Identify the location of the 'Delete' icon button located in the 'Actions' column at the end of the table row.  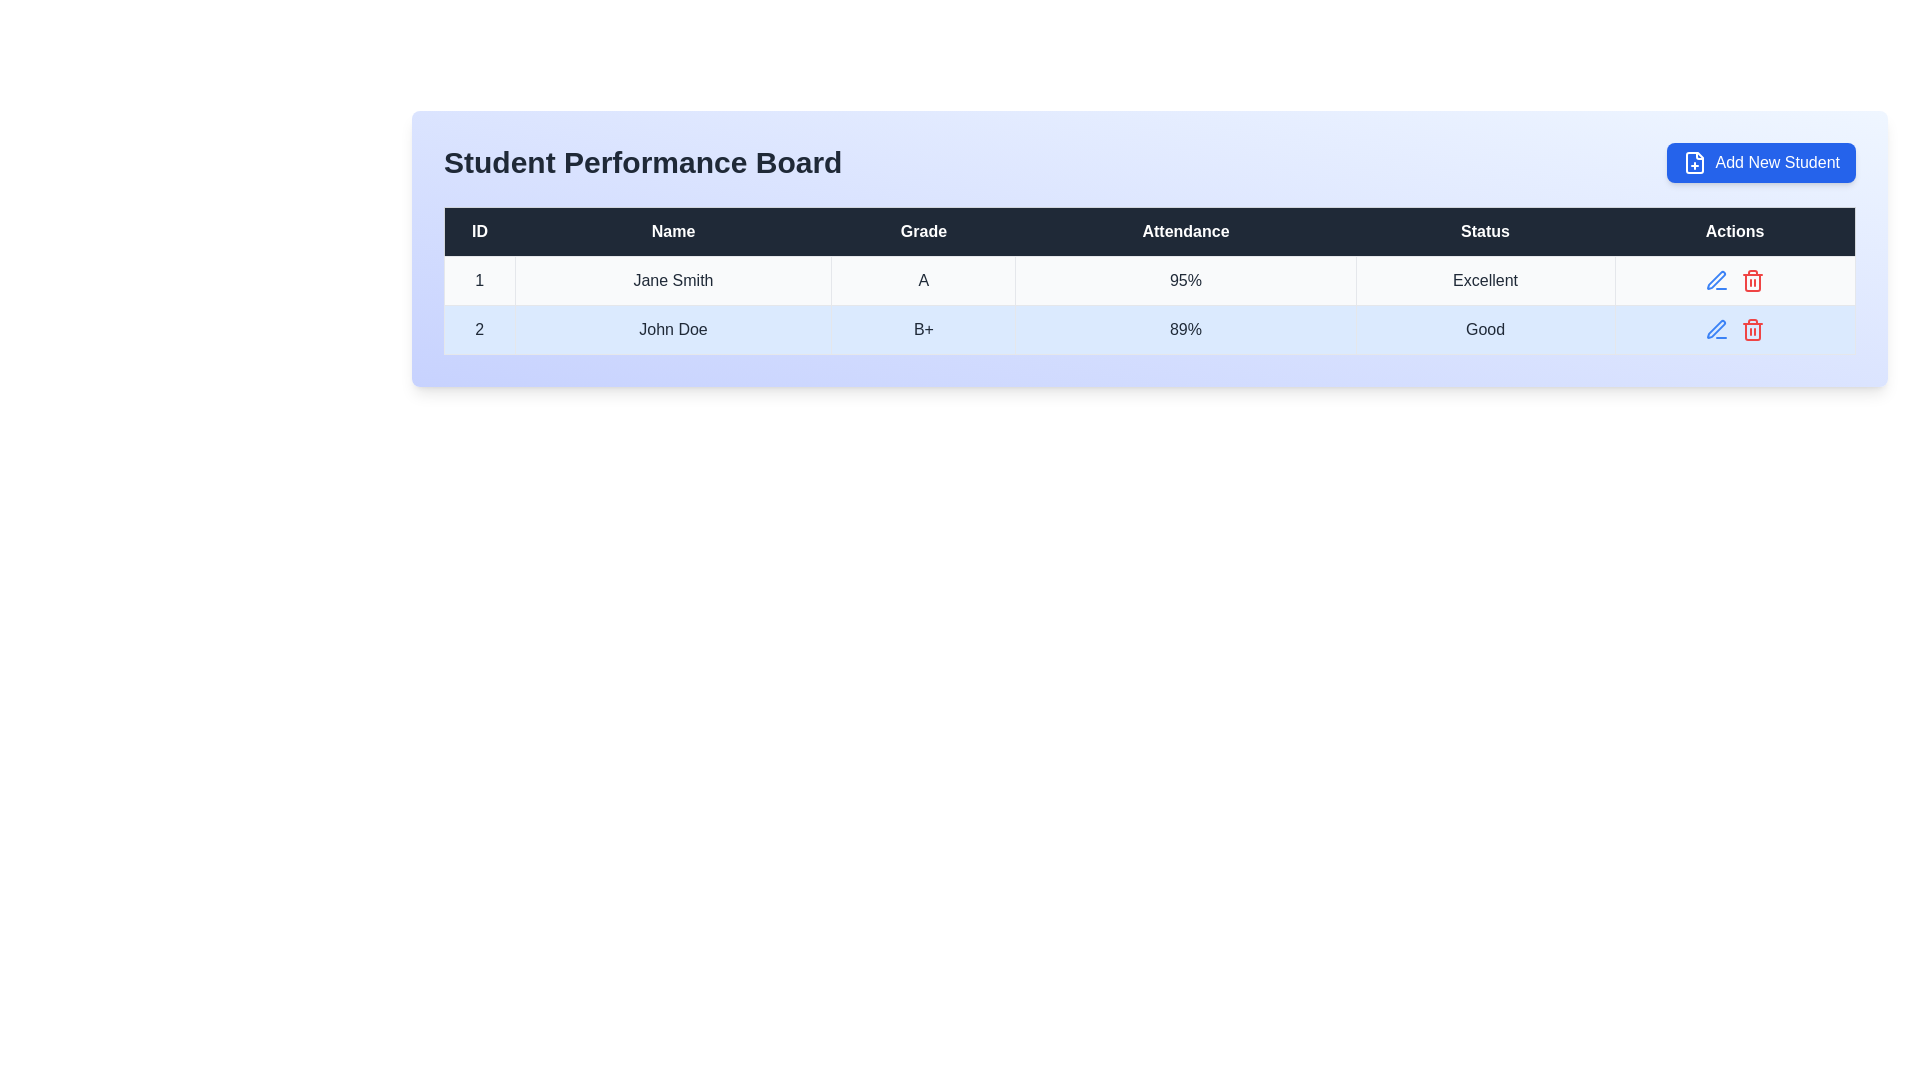
(1752, 281).